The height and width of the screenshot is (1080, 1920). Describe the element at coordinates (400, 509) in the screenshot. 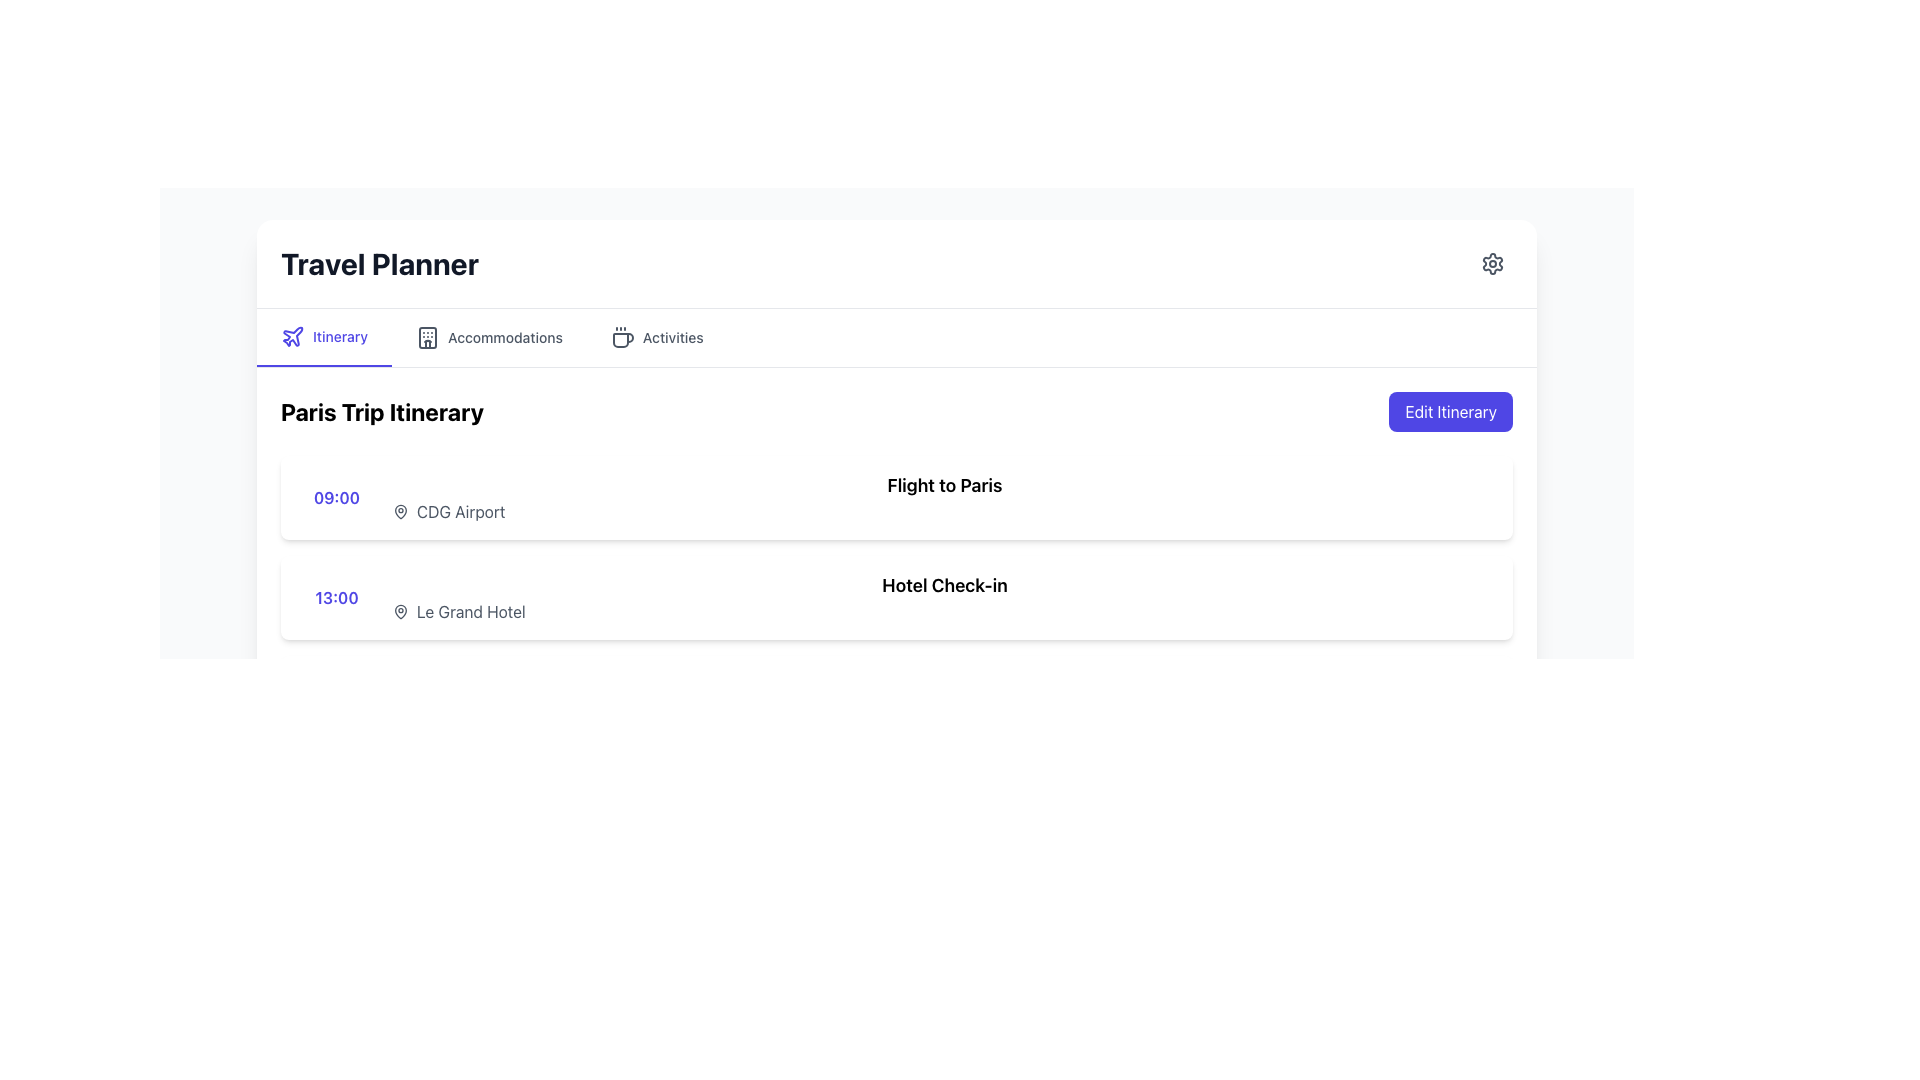

I see `the location pin icon for the 13:00 entry of 'Le Grand Hotel' in the itinerary section of the travel planner interface` at that location.